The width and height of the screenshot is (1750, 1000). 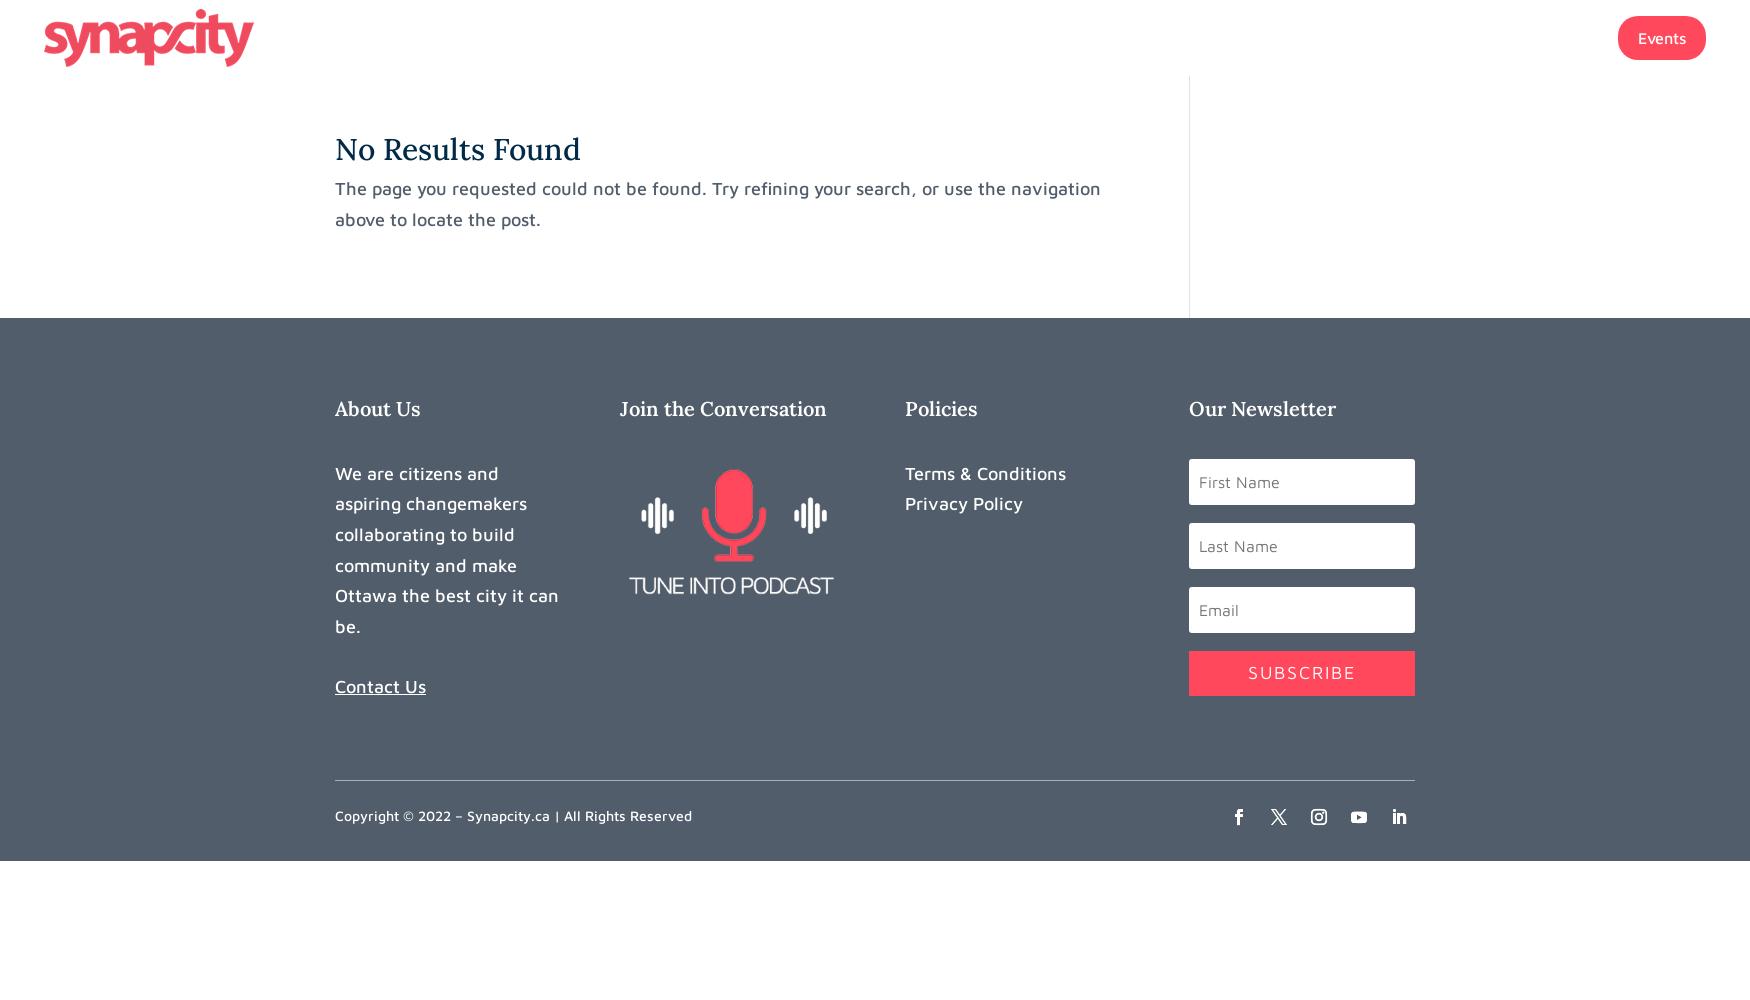 I want to click on 'Terms & Conditions', so click(x=984, y=471).